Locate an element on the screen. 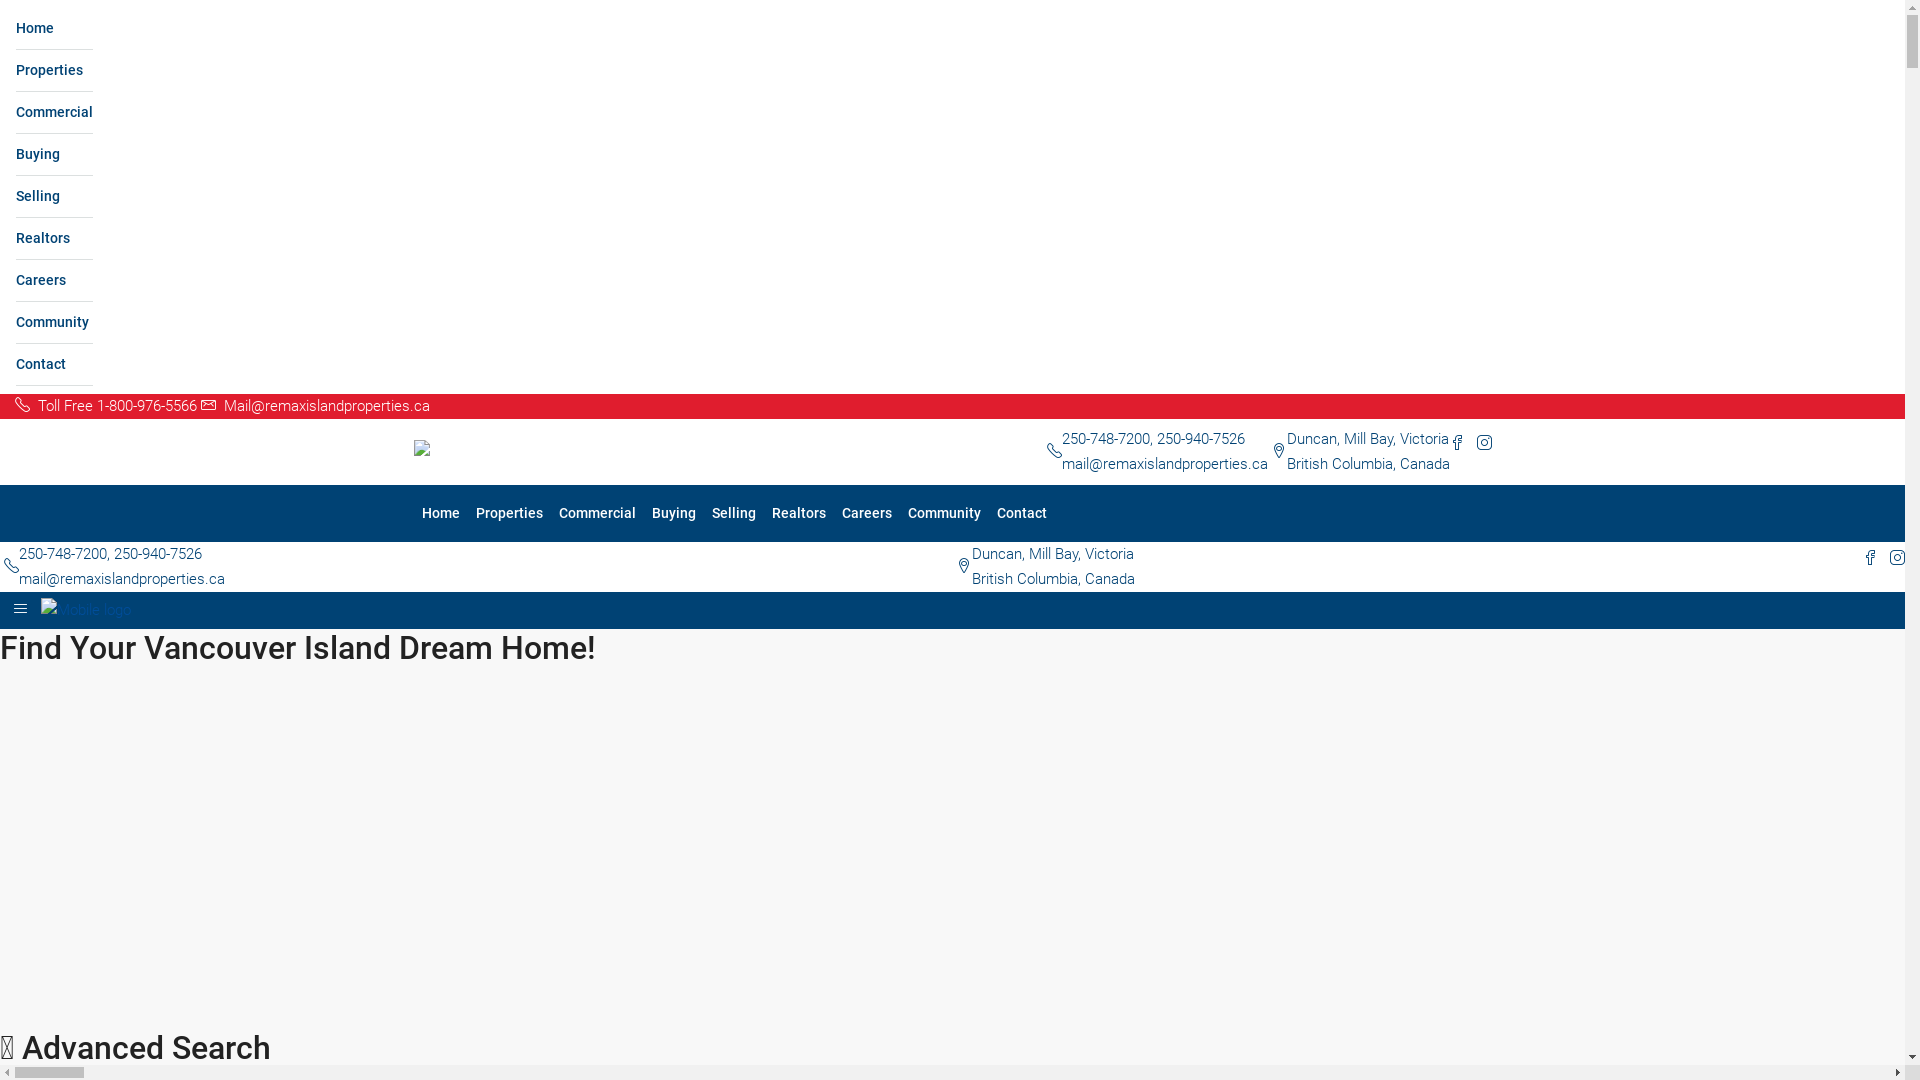  'Toll Free 1-800-976-5566' is located at coordinates (14, 405).